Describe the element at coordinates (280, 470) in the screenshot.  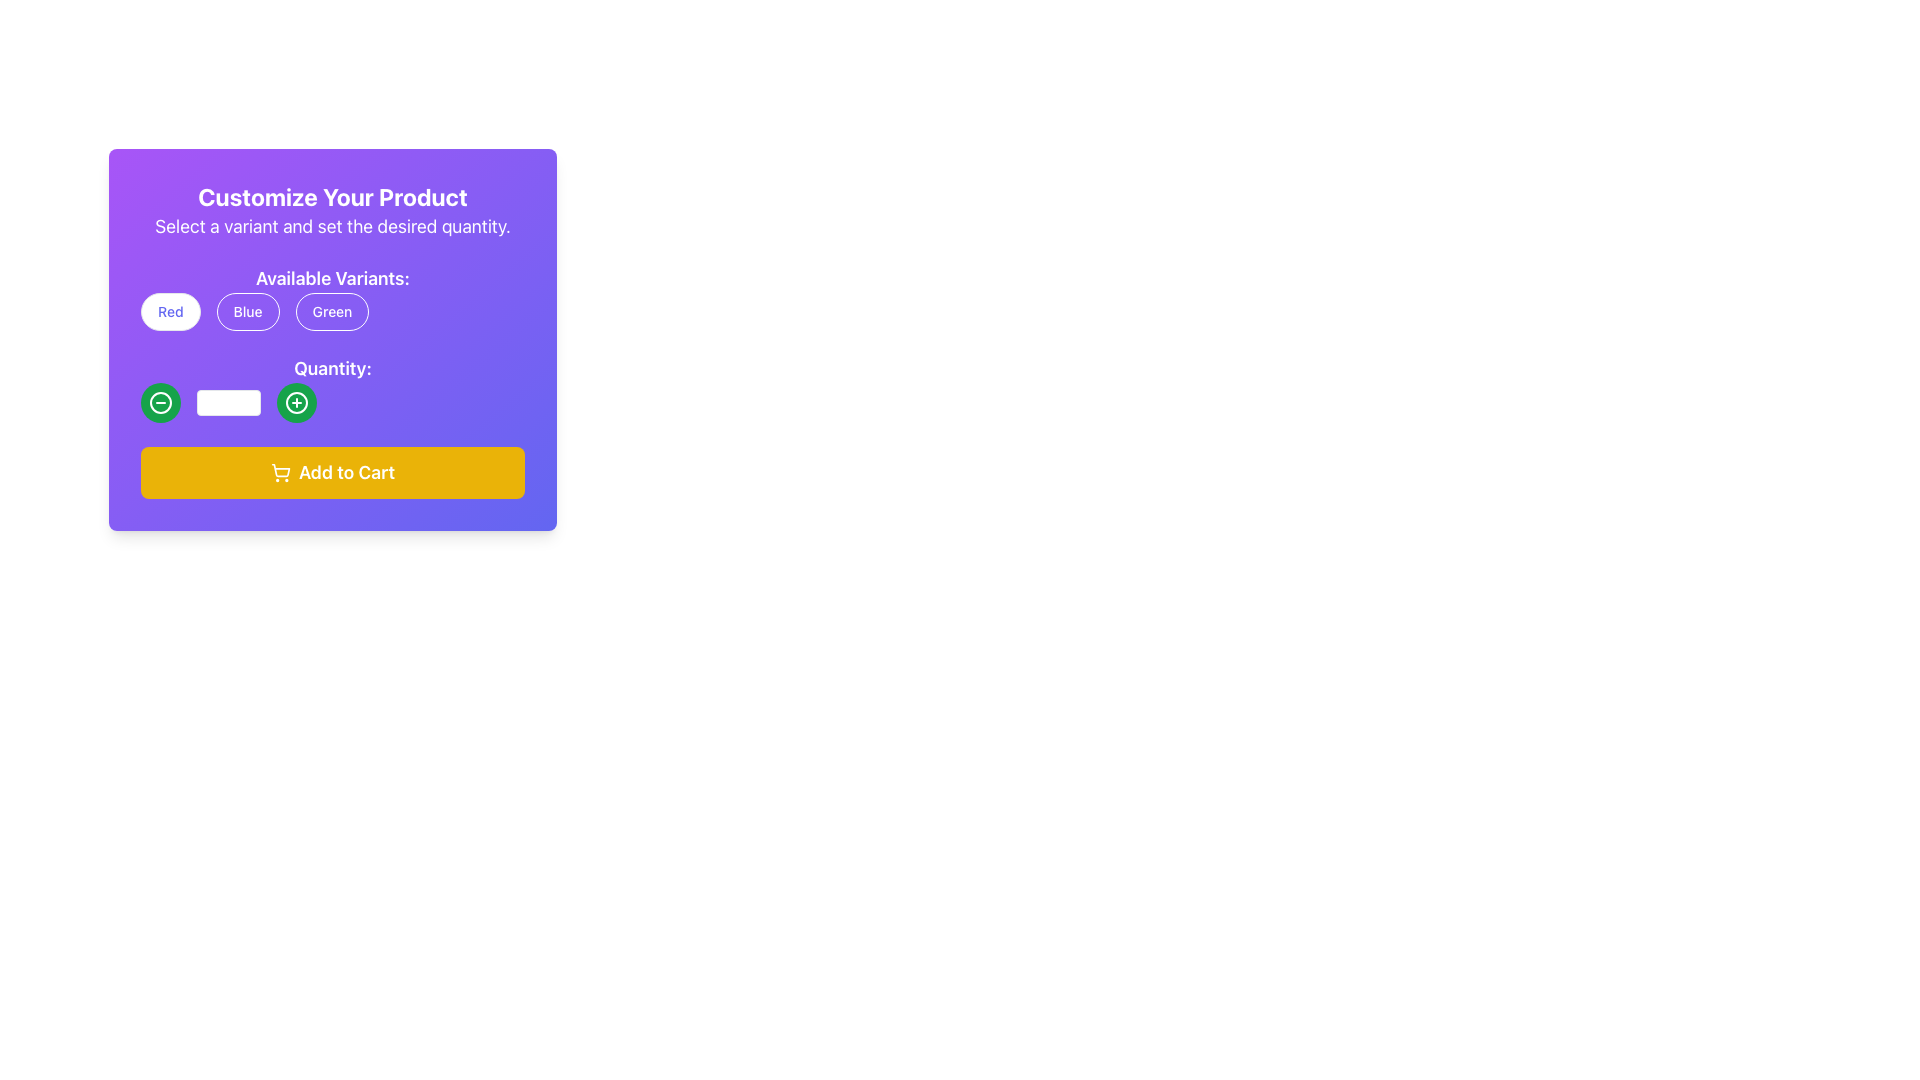
I see `the graphical vector icon representing the shopping cart within the 'Customize Your Product' modal window, which is part of the interactive button used for adding items to the cart` at that location.